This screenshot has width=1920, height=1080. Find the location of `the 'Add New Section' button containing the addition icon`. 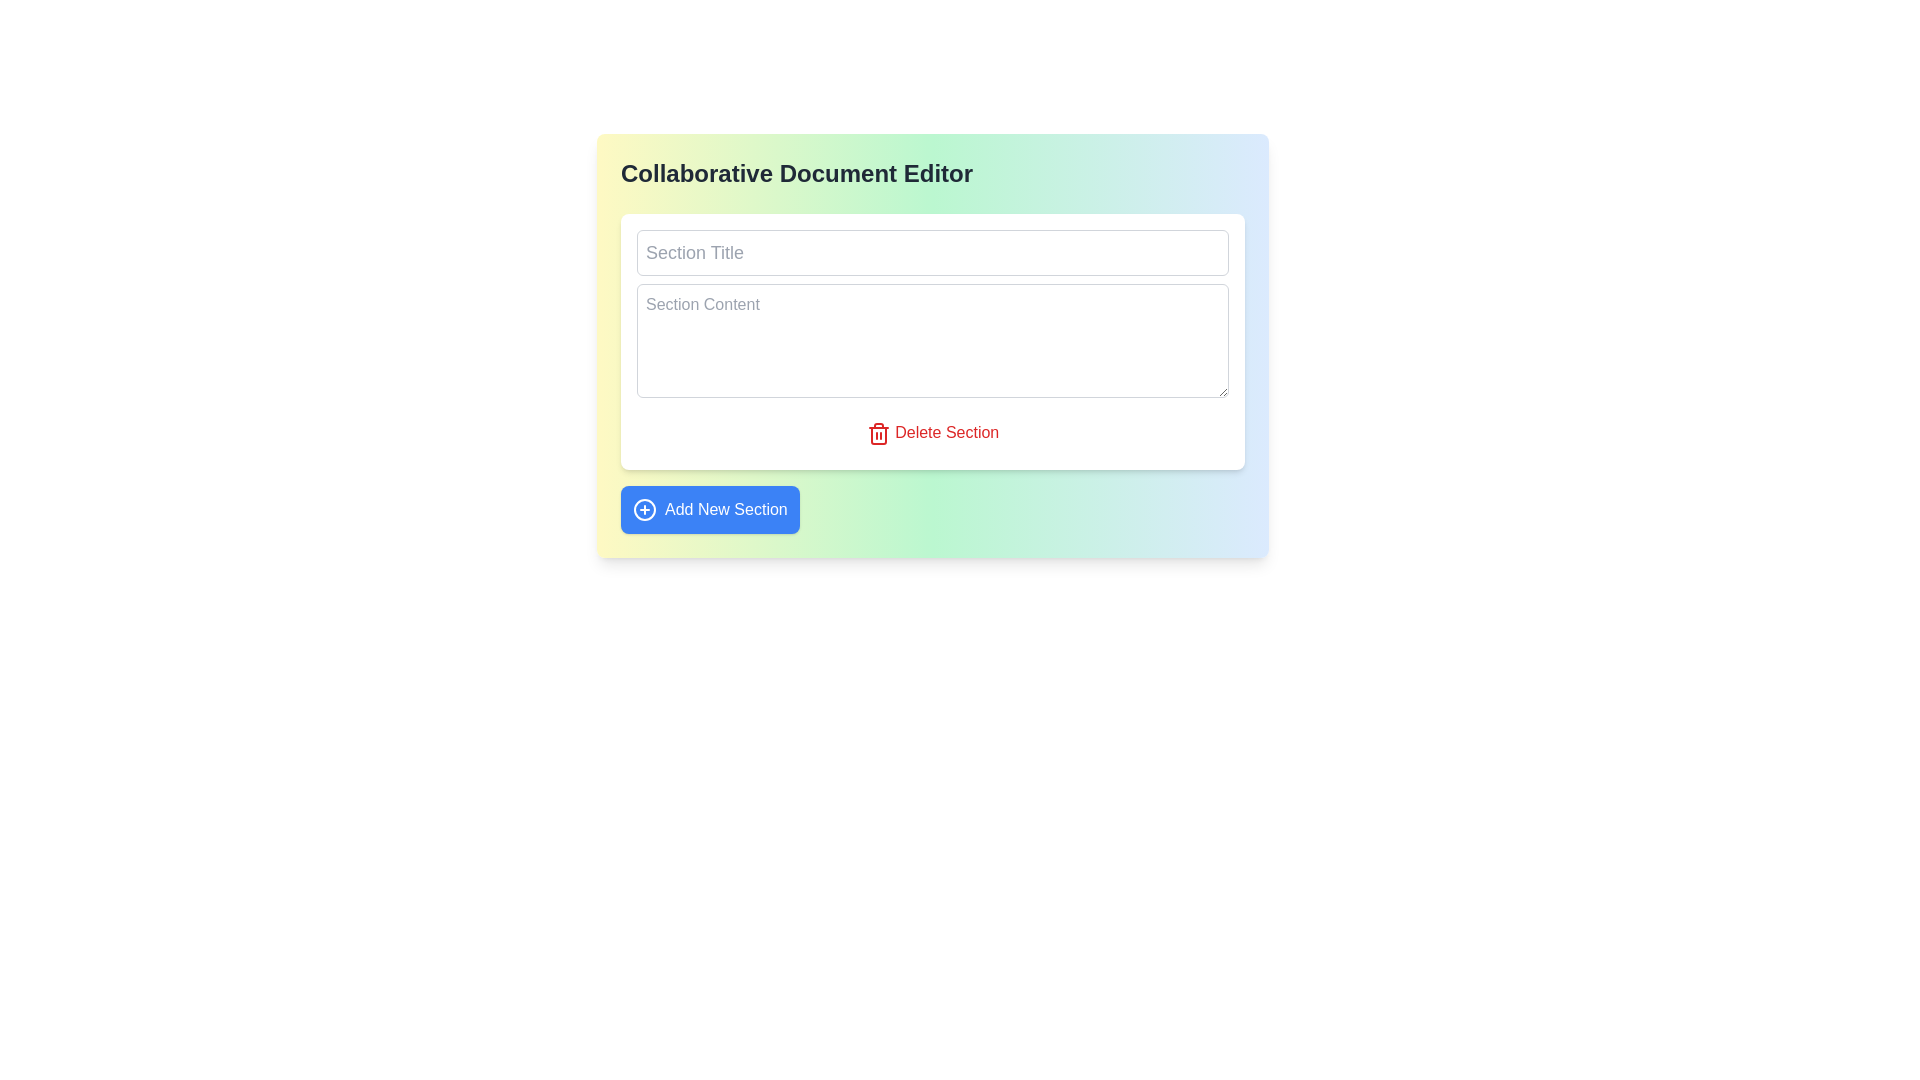

the 'Add New Section' button containing the addition icon is located at coordinates (644, 508).